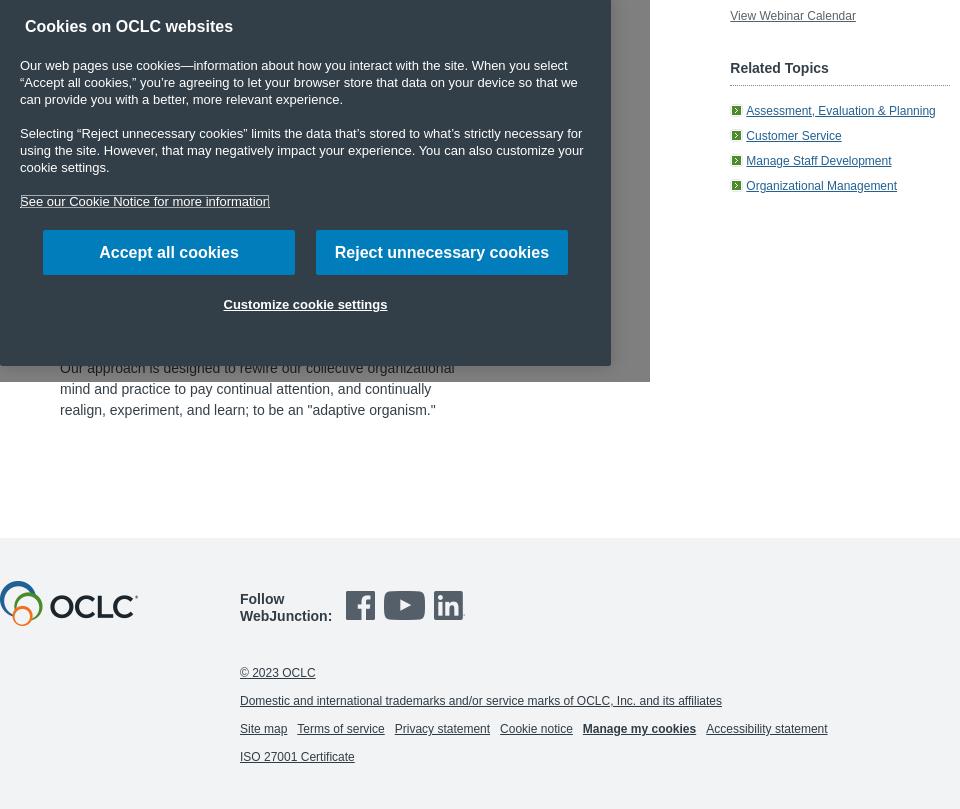 The height and width of the screenshot is (809, 960). What do you see at coordinates (260, 598) in the screenshot?
I see `'Follow'` at bounding box center [260, 598].